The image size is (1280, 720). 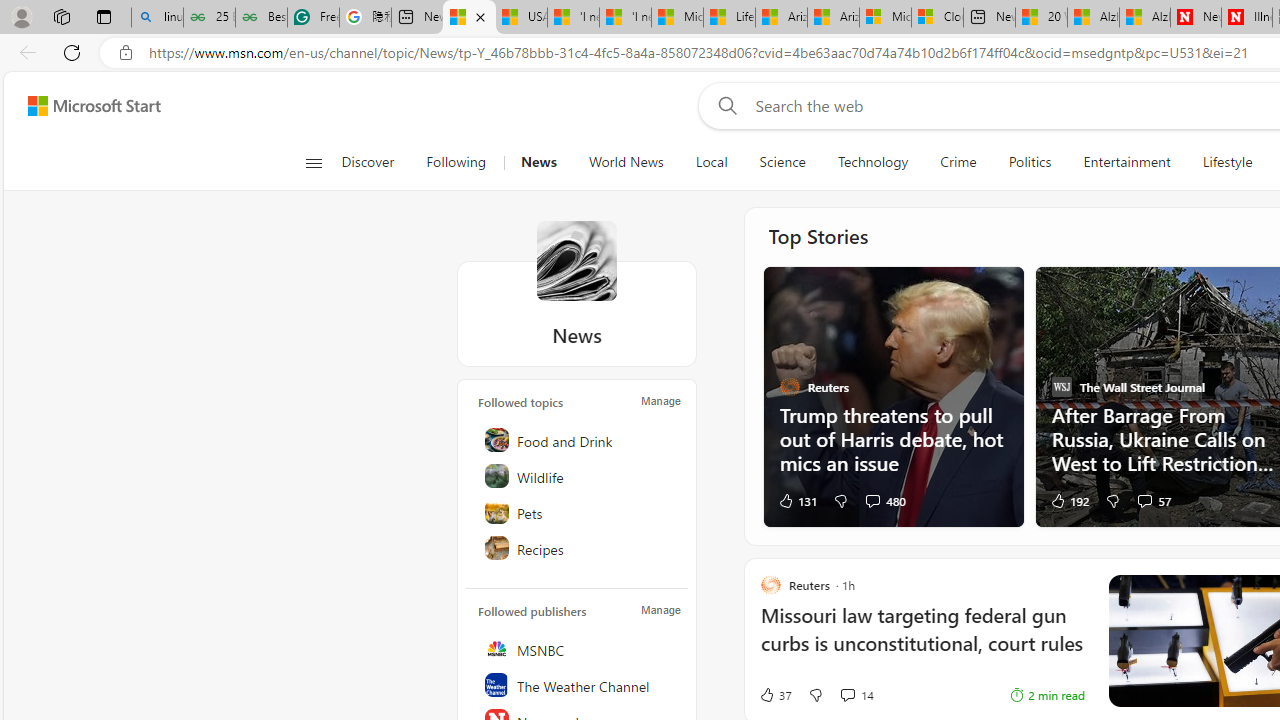 What do you see at coordinates (312, 17) in the screenshot?
I see `'Free AI Writing Assistance for Students | Grammarly'` at bounding box center [312, 17].